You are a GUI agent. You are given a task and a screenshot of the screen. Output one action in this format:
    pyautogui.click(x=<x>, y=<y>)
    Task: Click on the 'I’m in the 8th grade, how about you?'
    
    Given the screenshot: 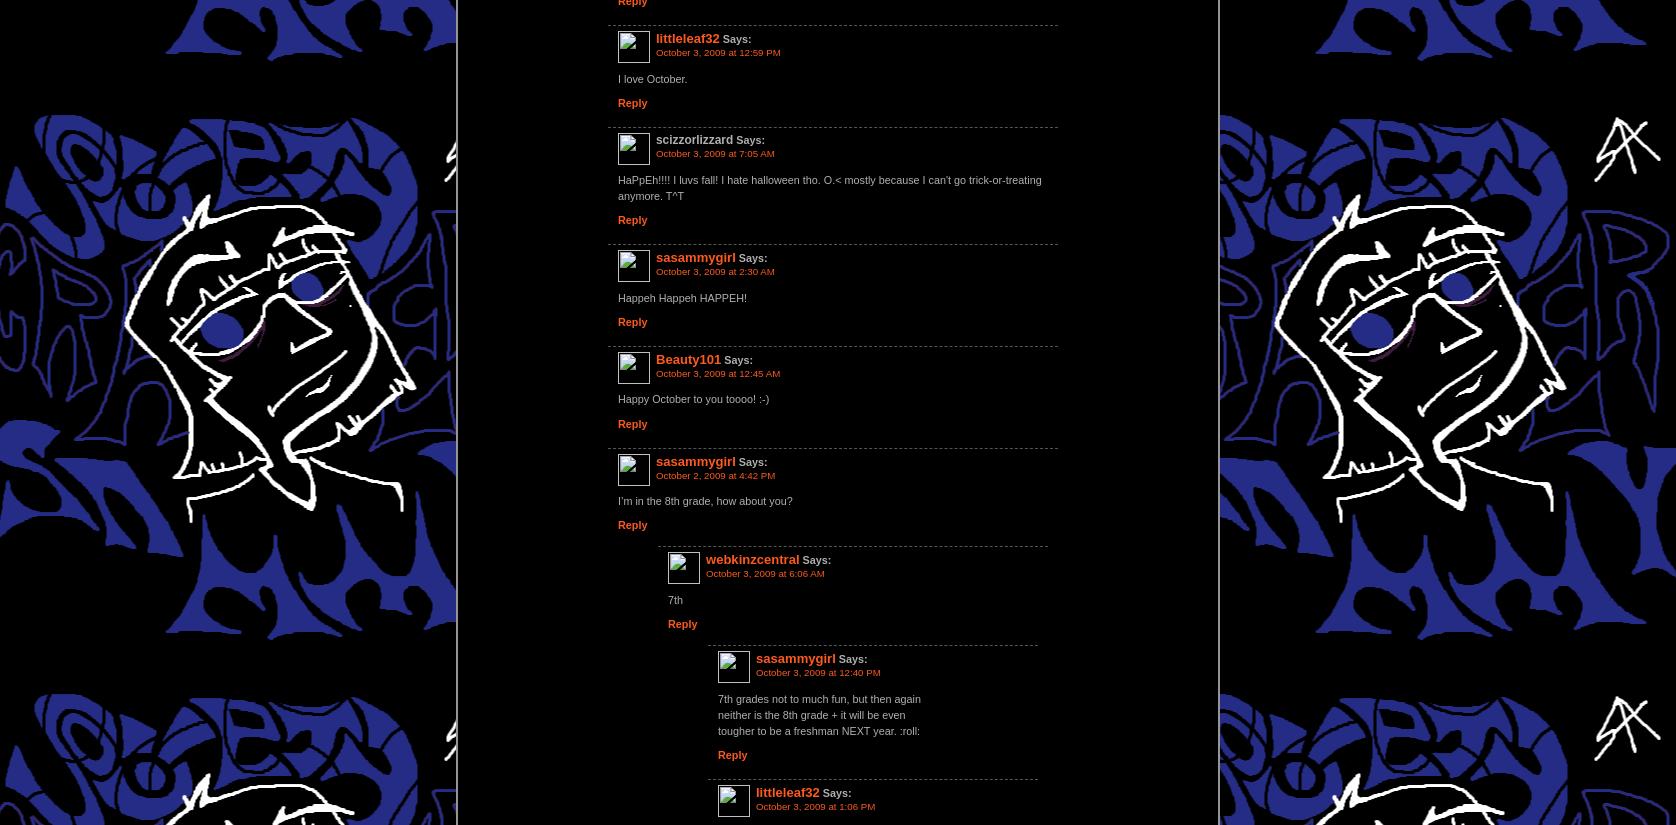 What is the action you would take?
    pyautogui.click(x=703, y=501)
    